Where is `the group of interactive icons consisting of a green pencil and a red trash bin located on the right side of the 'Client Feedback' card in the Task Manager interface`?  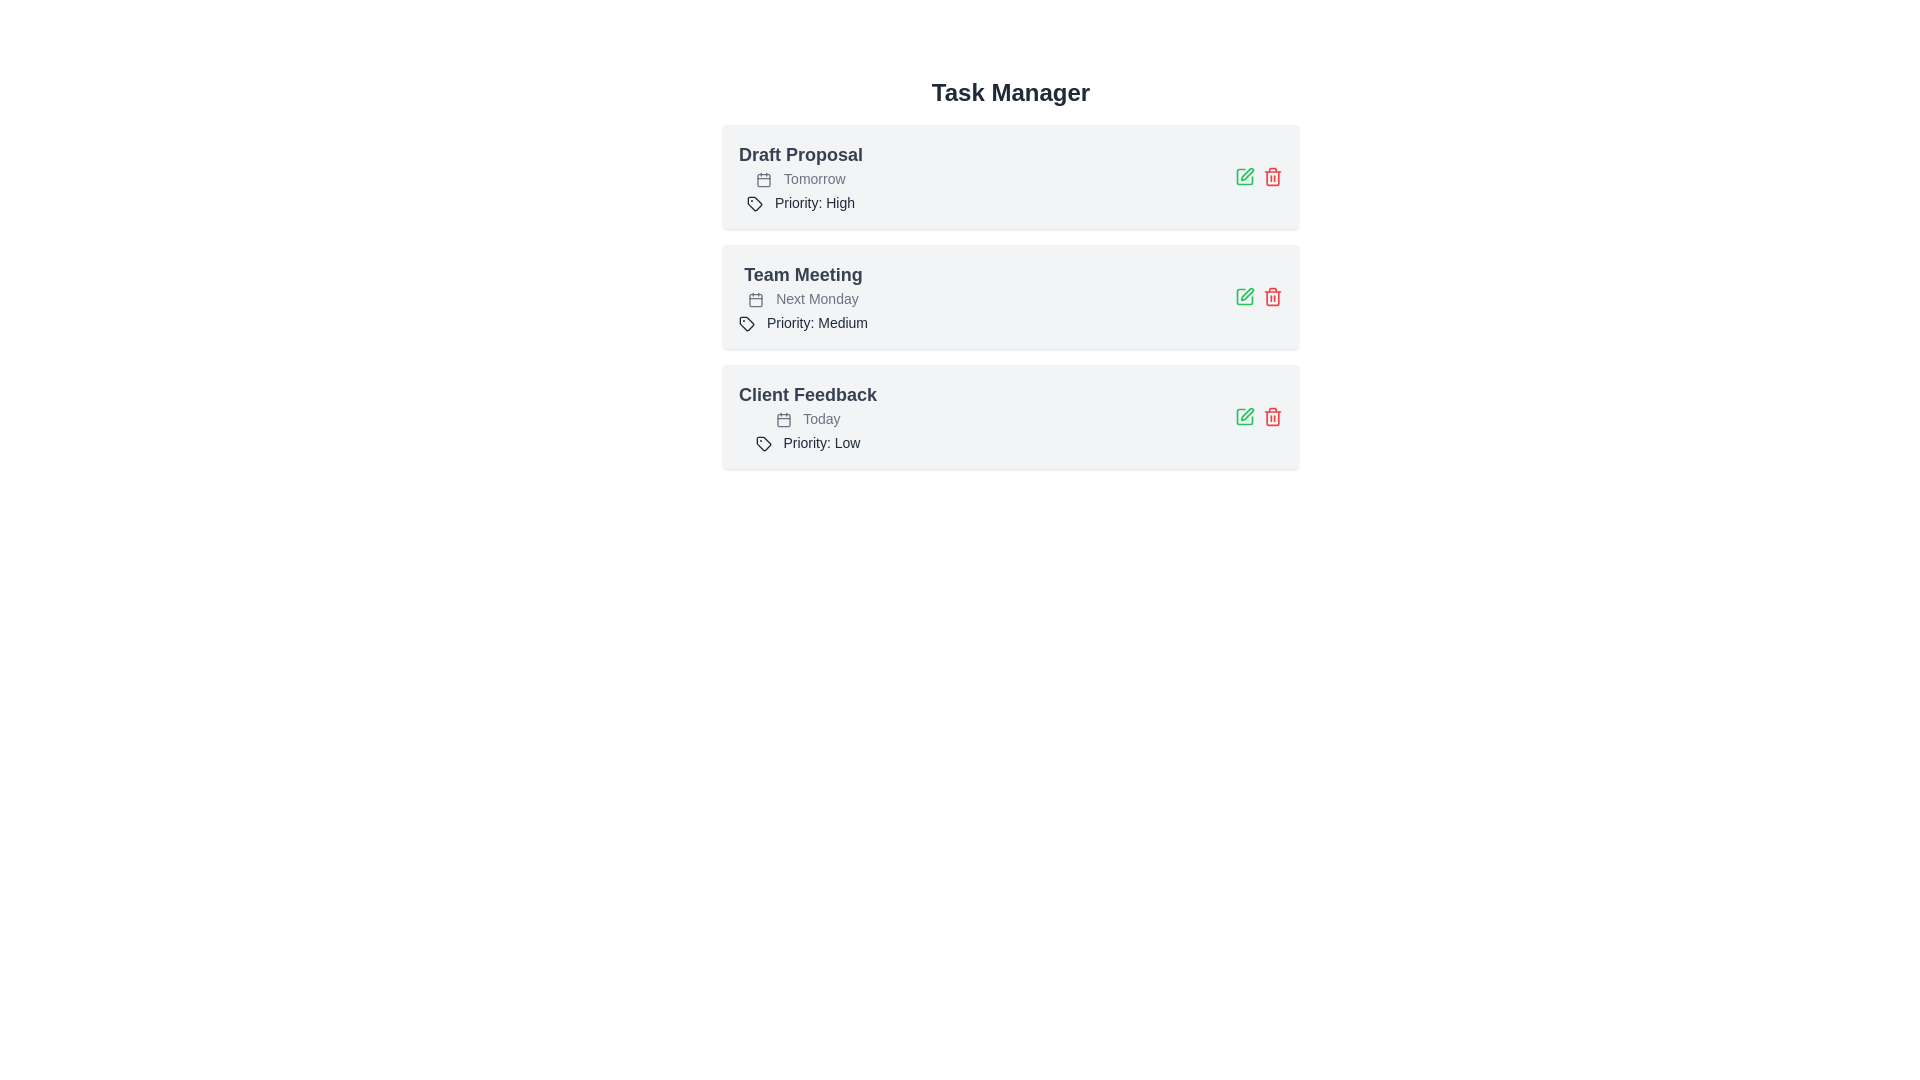 the group of interactive icons consisting of a green pencil and a red trash bin located on the right side of the 'Client Feedback' card in the Task Manager interface is located at coordinates (1257, 415).